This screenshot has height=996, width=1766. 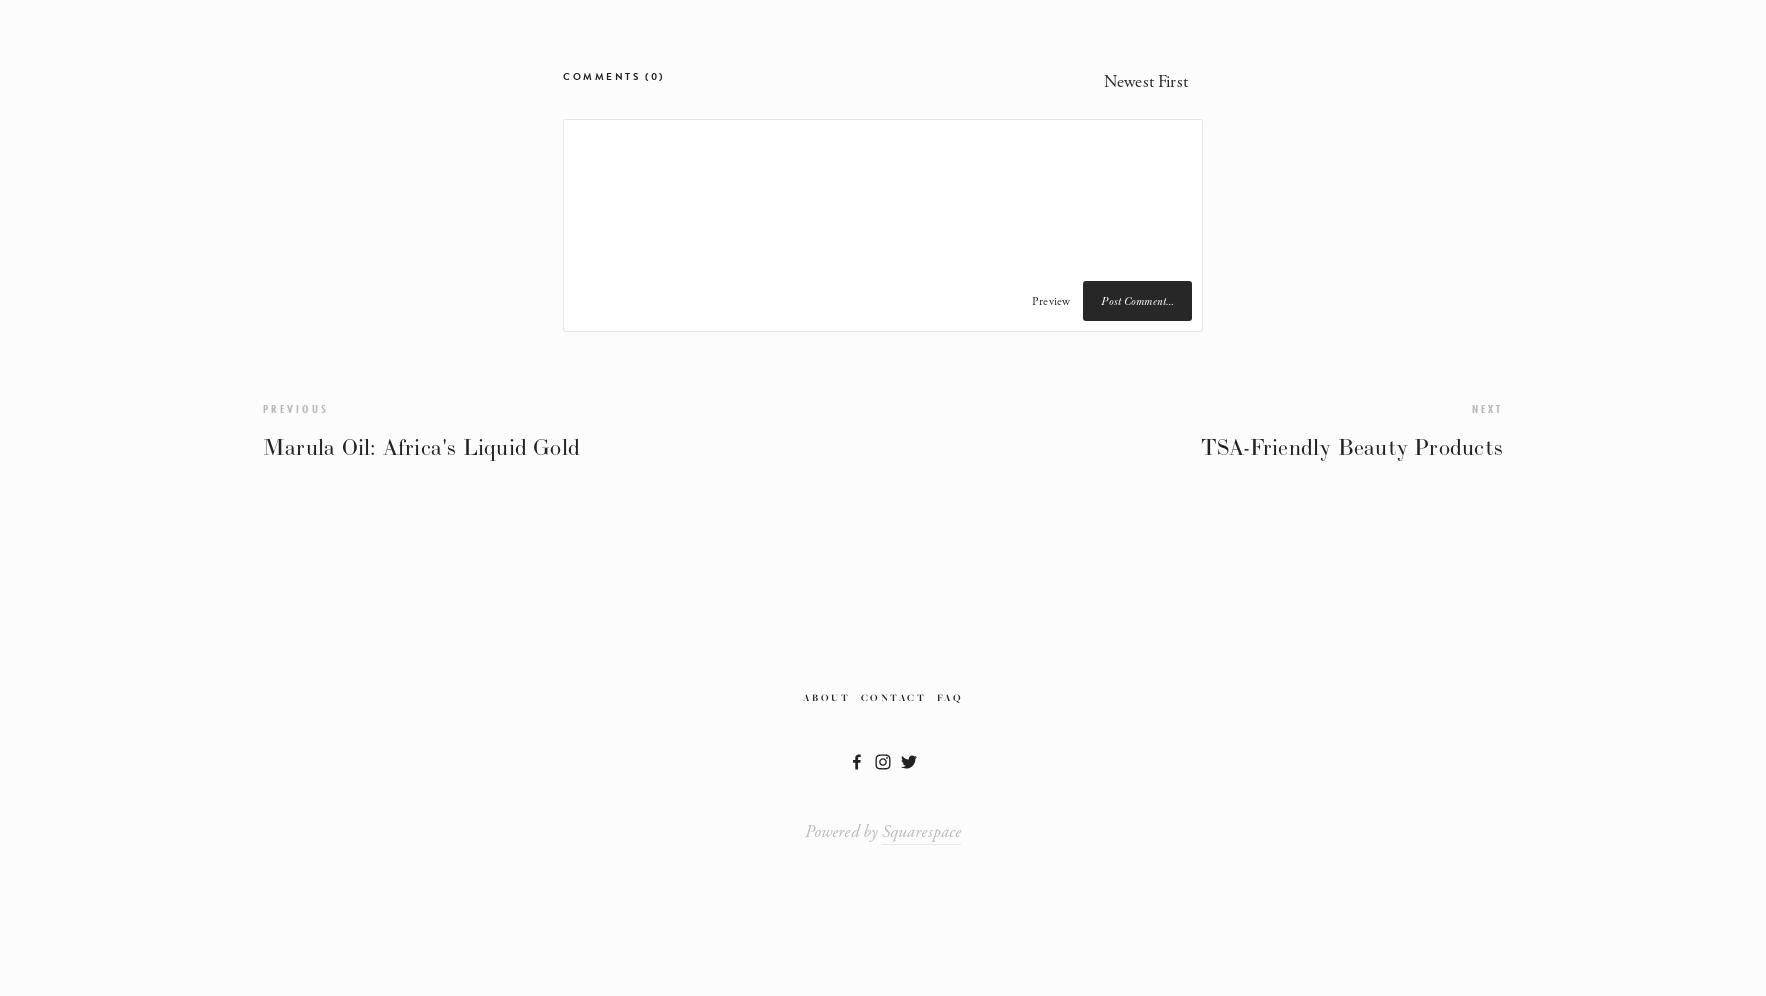 I want to click on 'Preview', so click(x=1031, y=300).